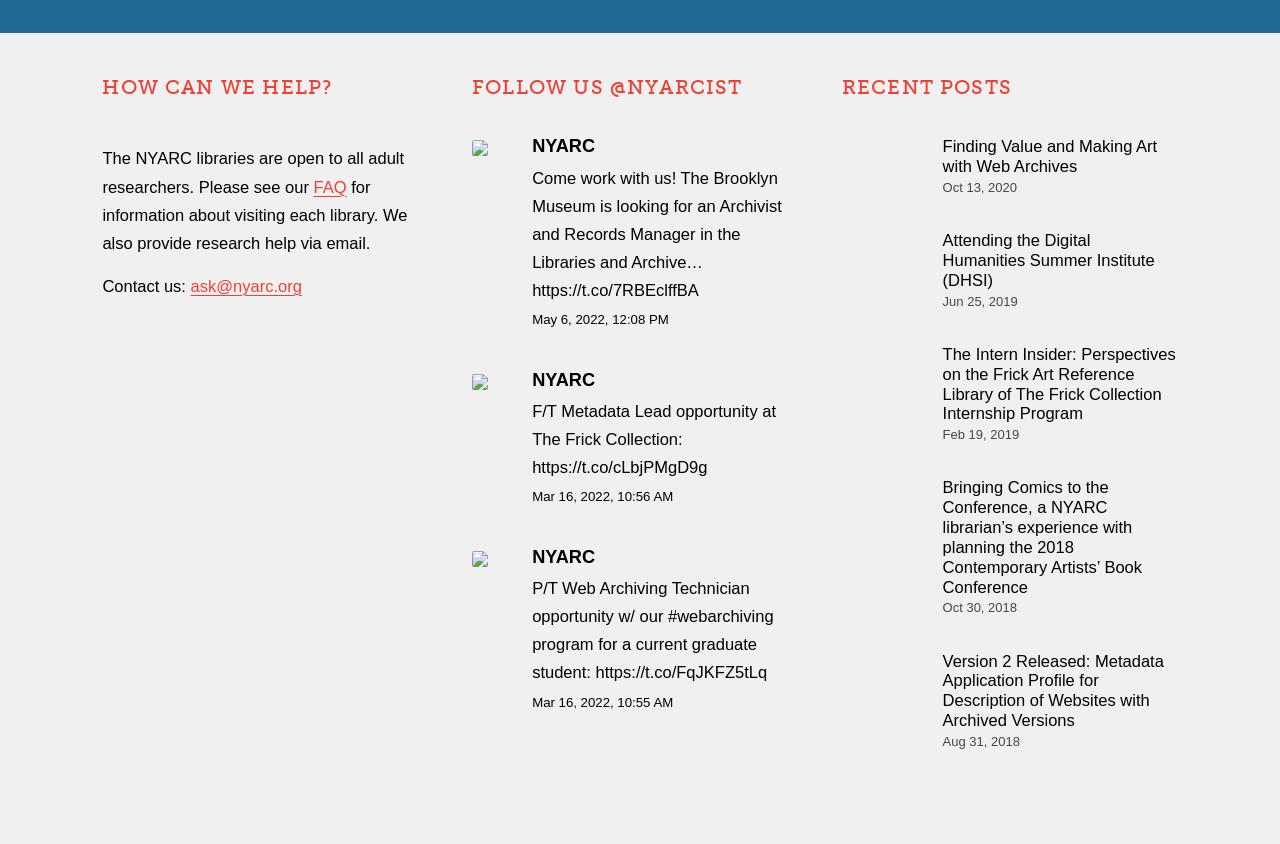 The height and width of the screenshot is (844, 1280). What do you see at coordinates (145, 284) in the screenshot?
I see `'Contact us:'` at bounding box center [145, 284].